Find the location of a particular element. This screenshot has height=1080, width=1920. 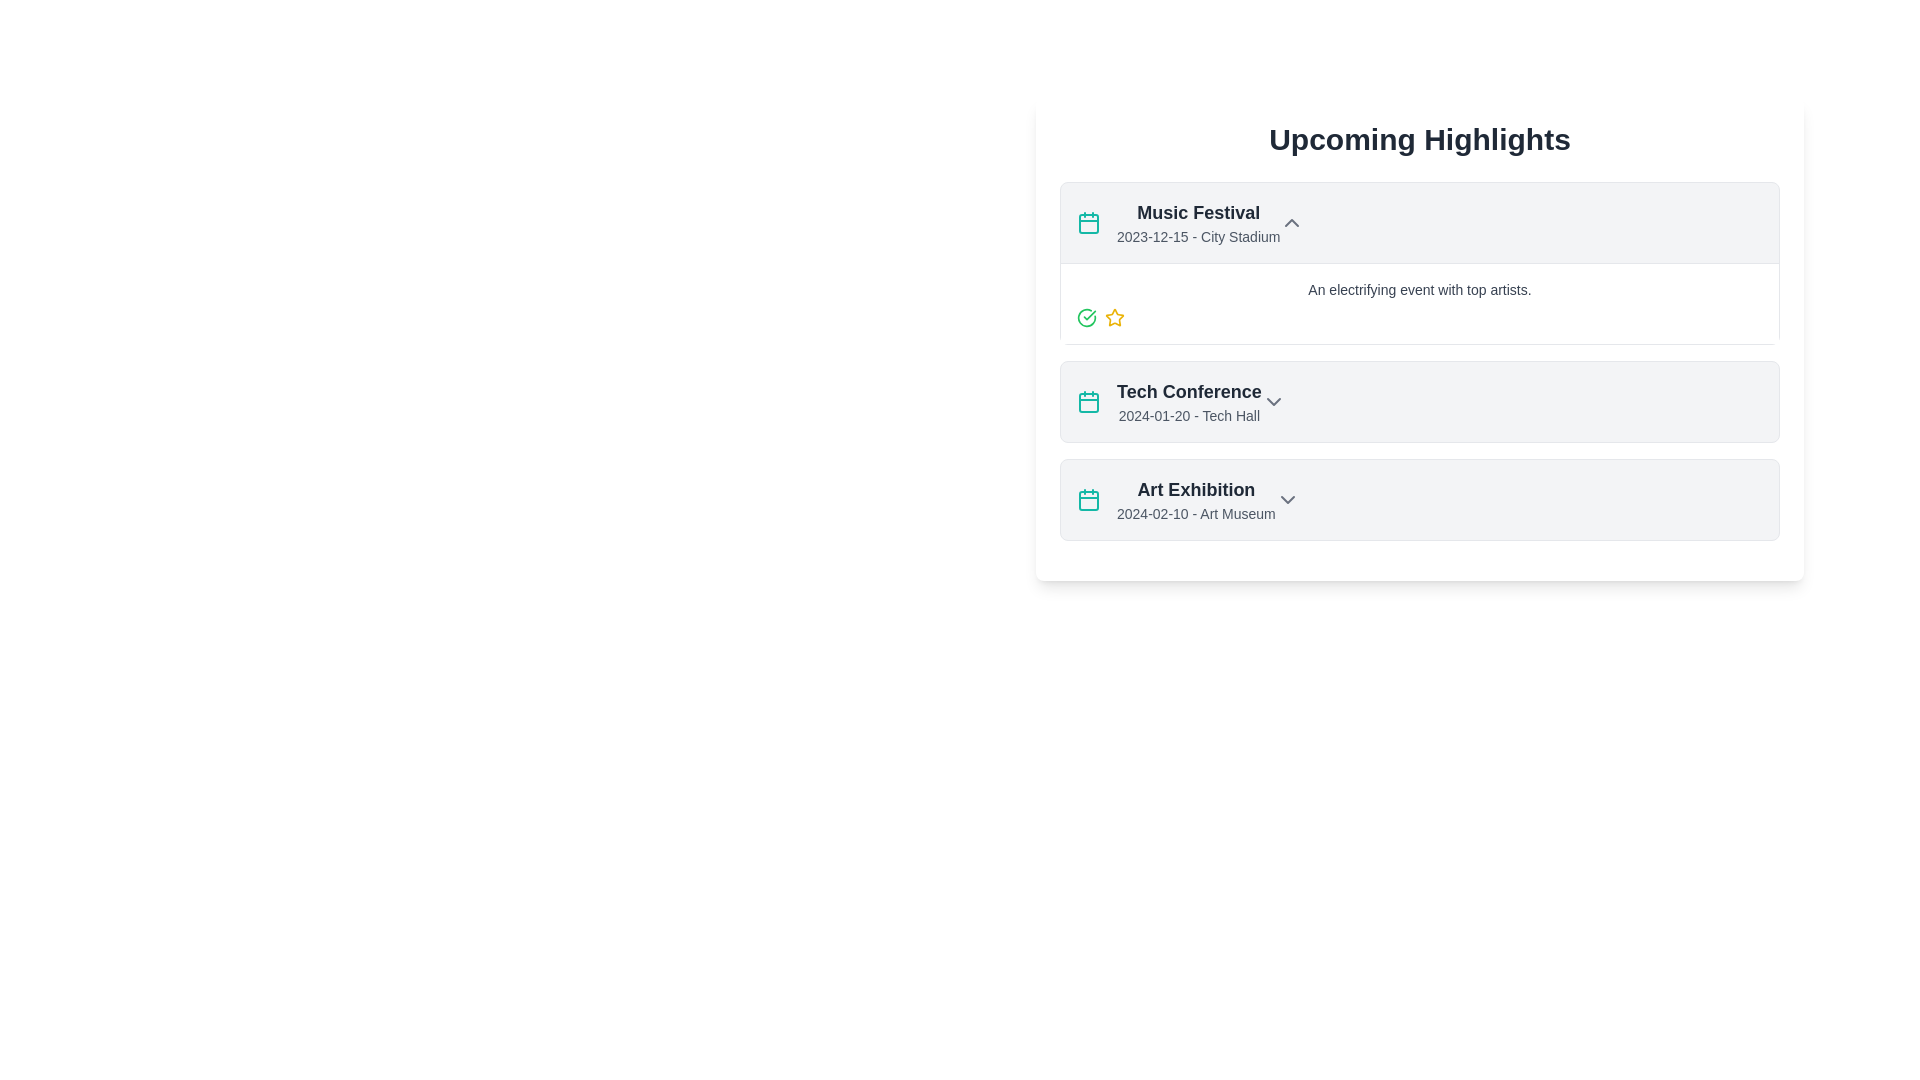

the downward-facing chevron icon is located at coordinates (1287, 499).